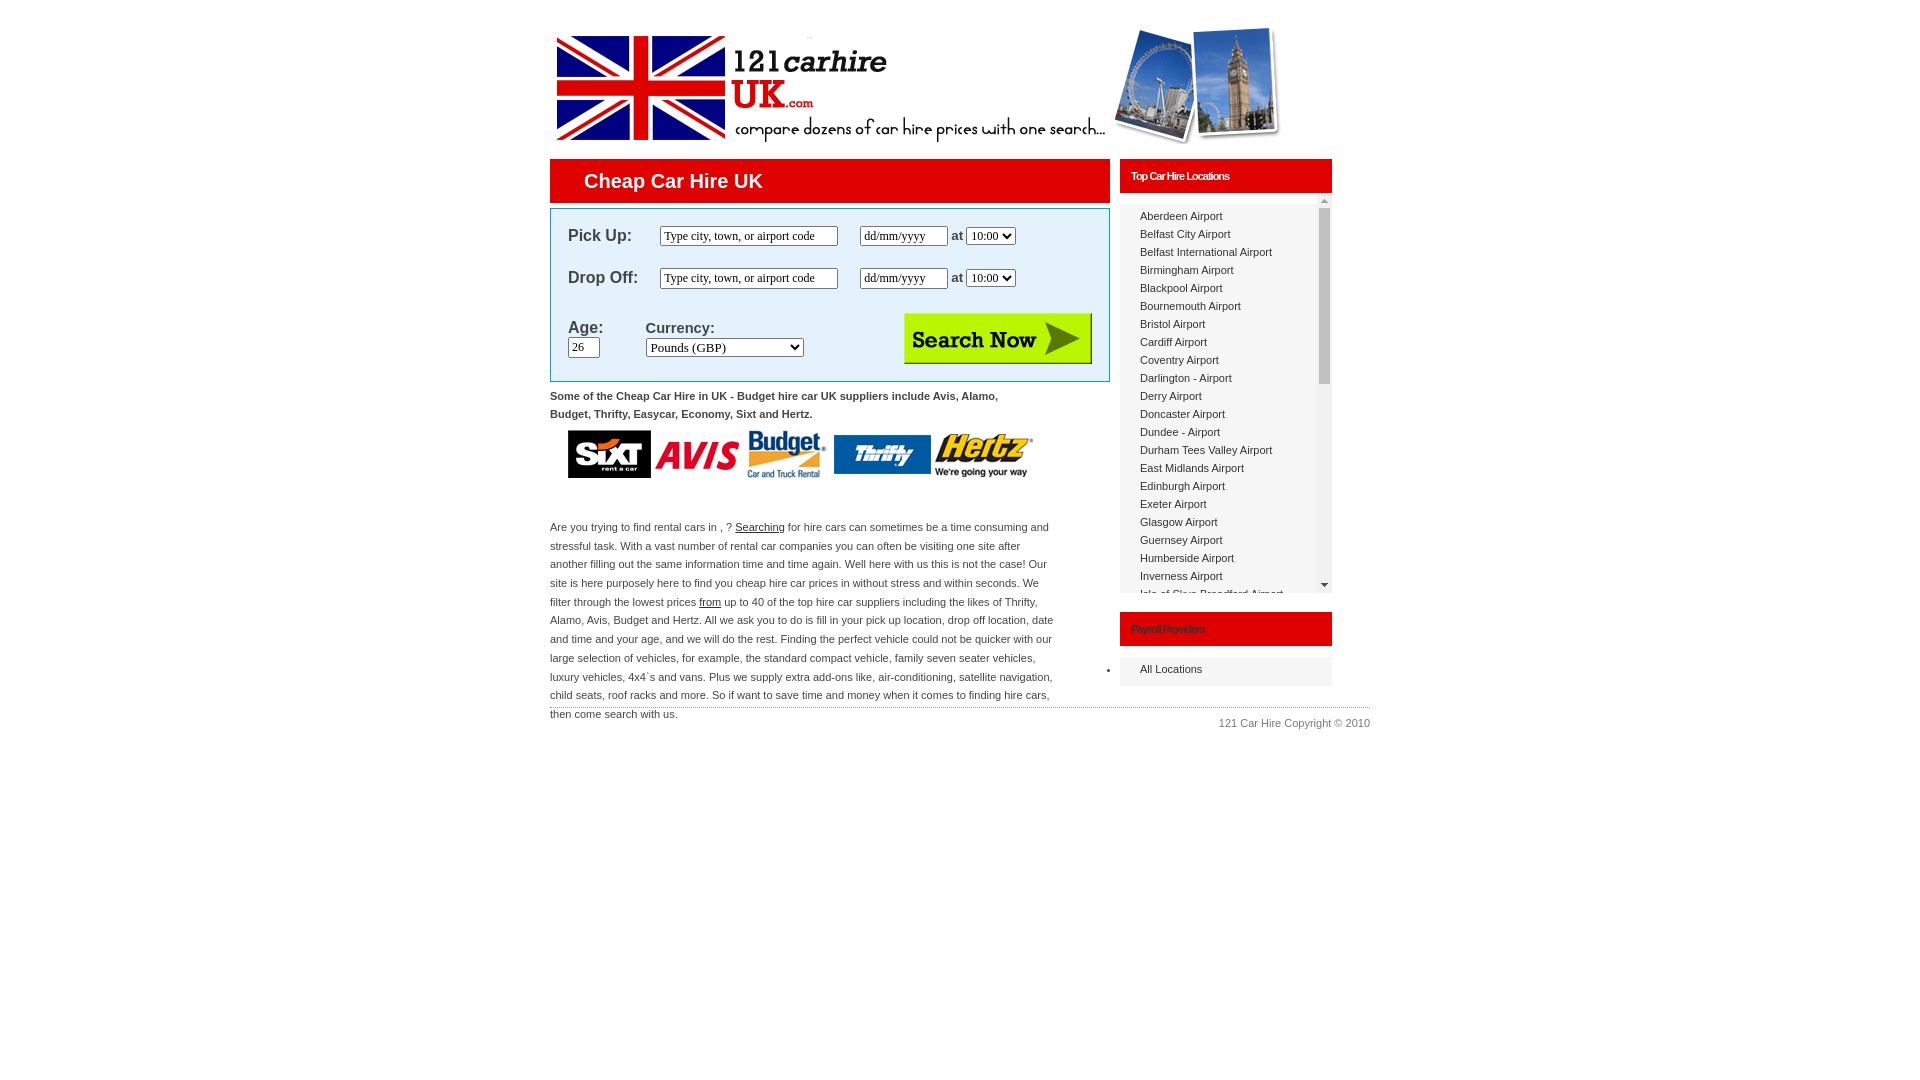 Image resolution: width=1920 pixels, height=1080 pixels. Describe the element at coordinates (1173, 611) in the screenshot. I see `'Jersey Airport'` at that location.